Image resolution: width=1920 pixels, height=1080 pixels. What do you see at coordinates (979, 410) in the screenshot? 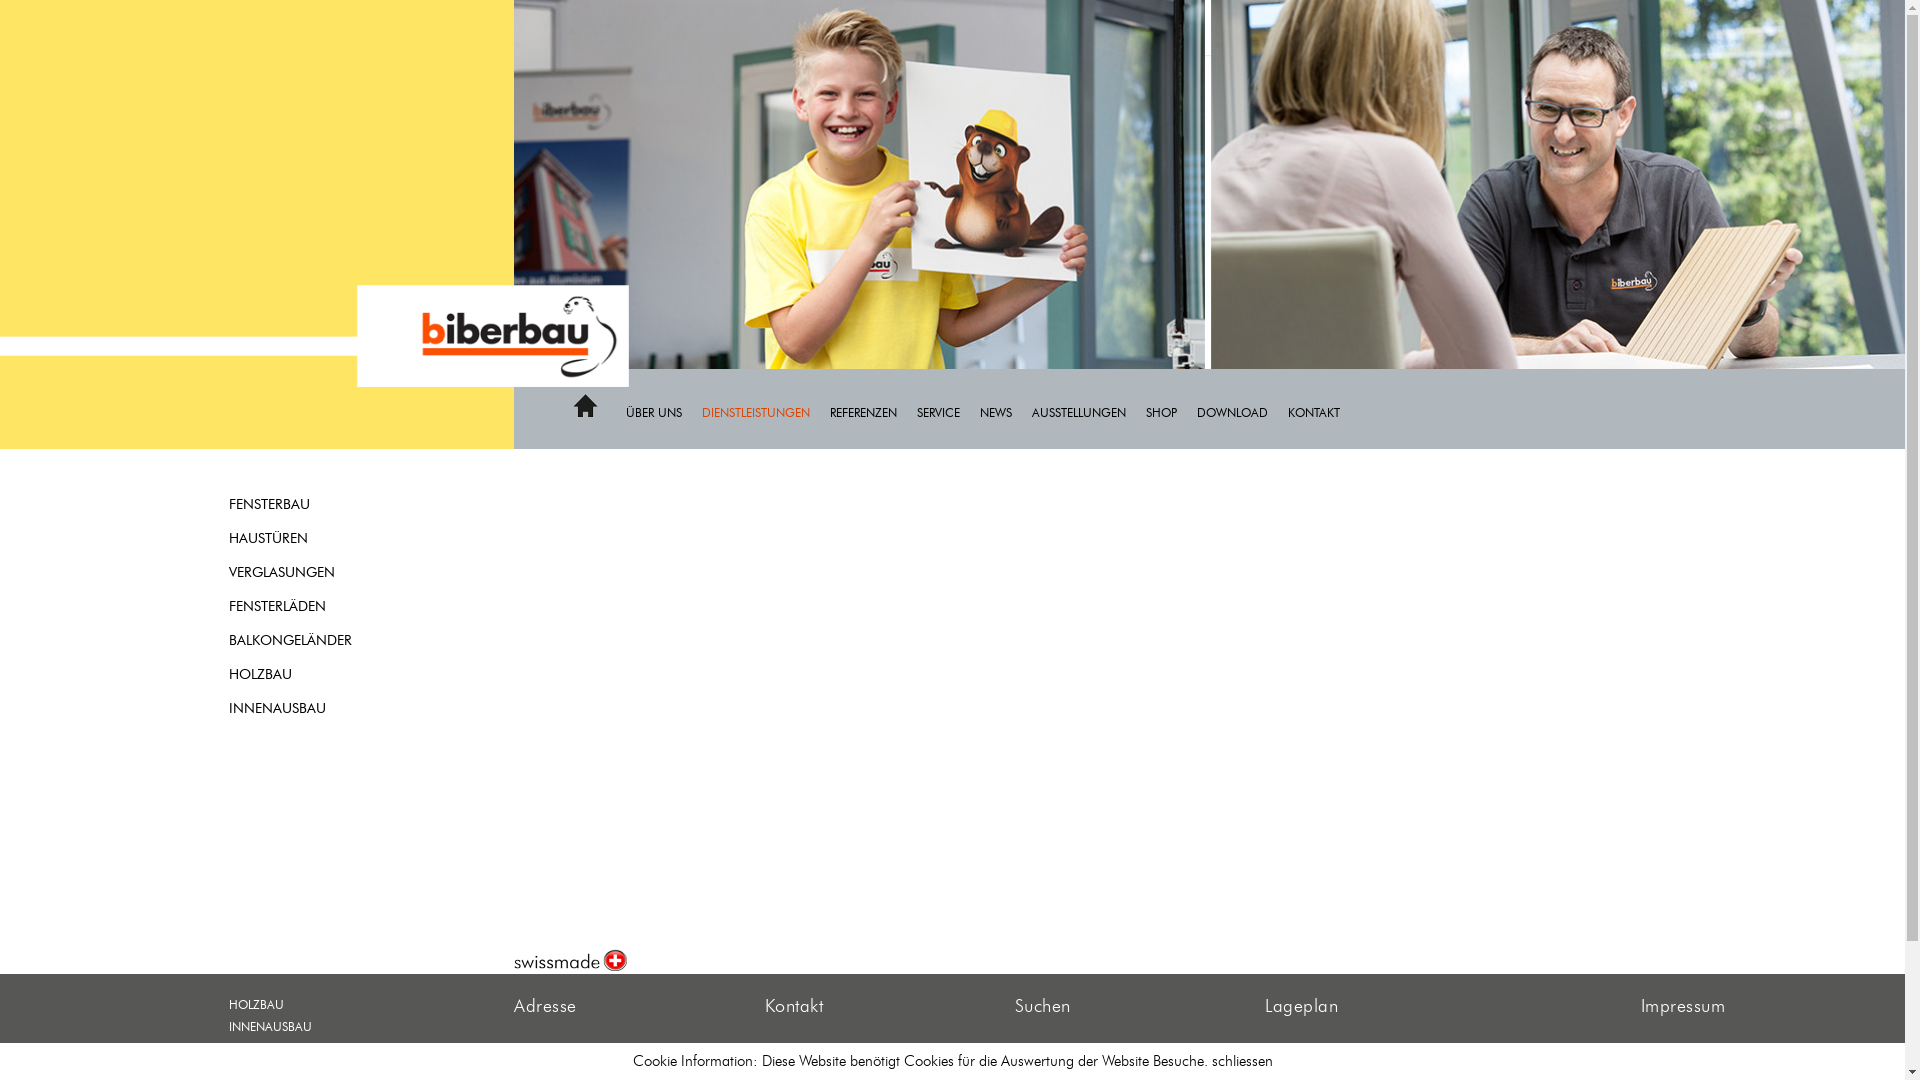
I see `'NEWS'` at bounding box center [979, 410].